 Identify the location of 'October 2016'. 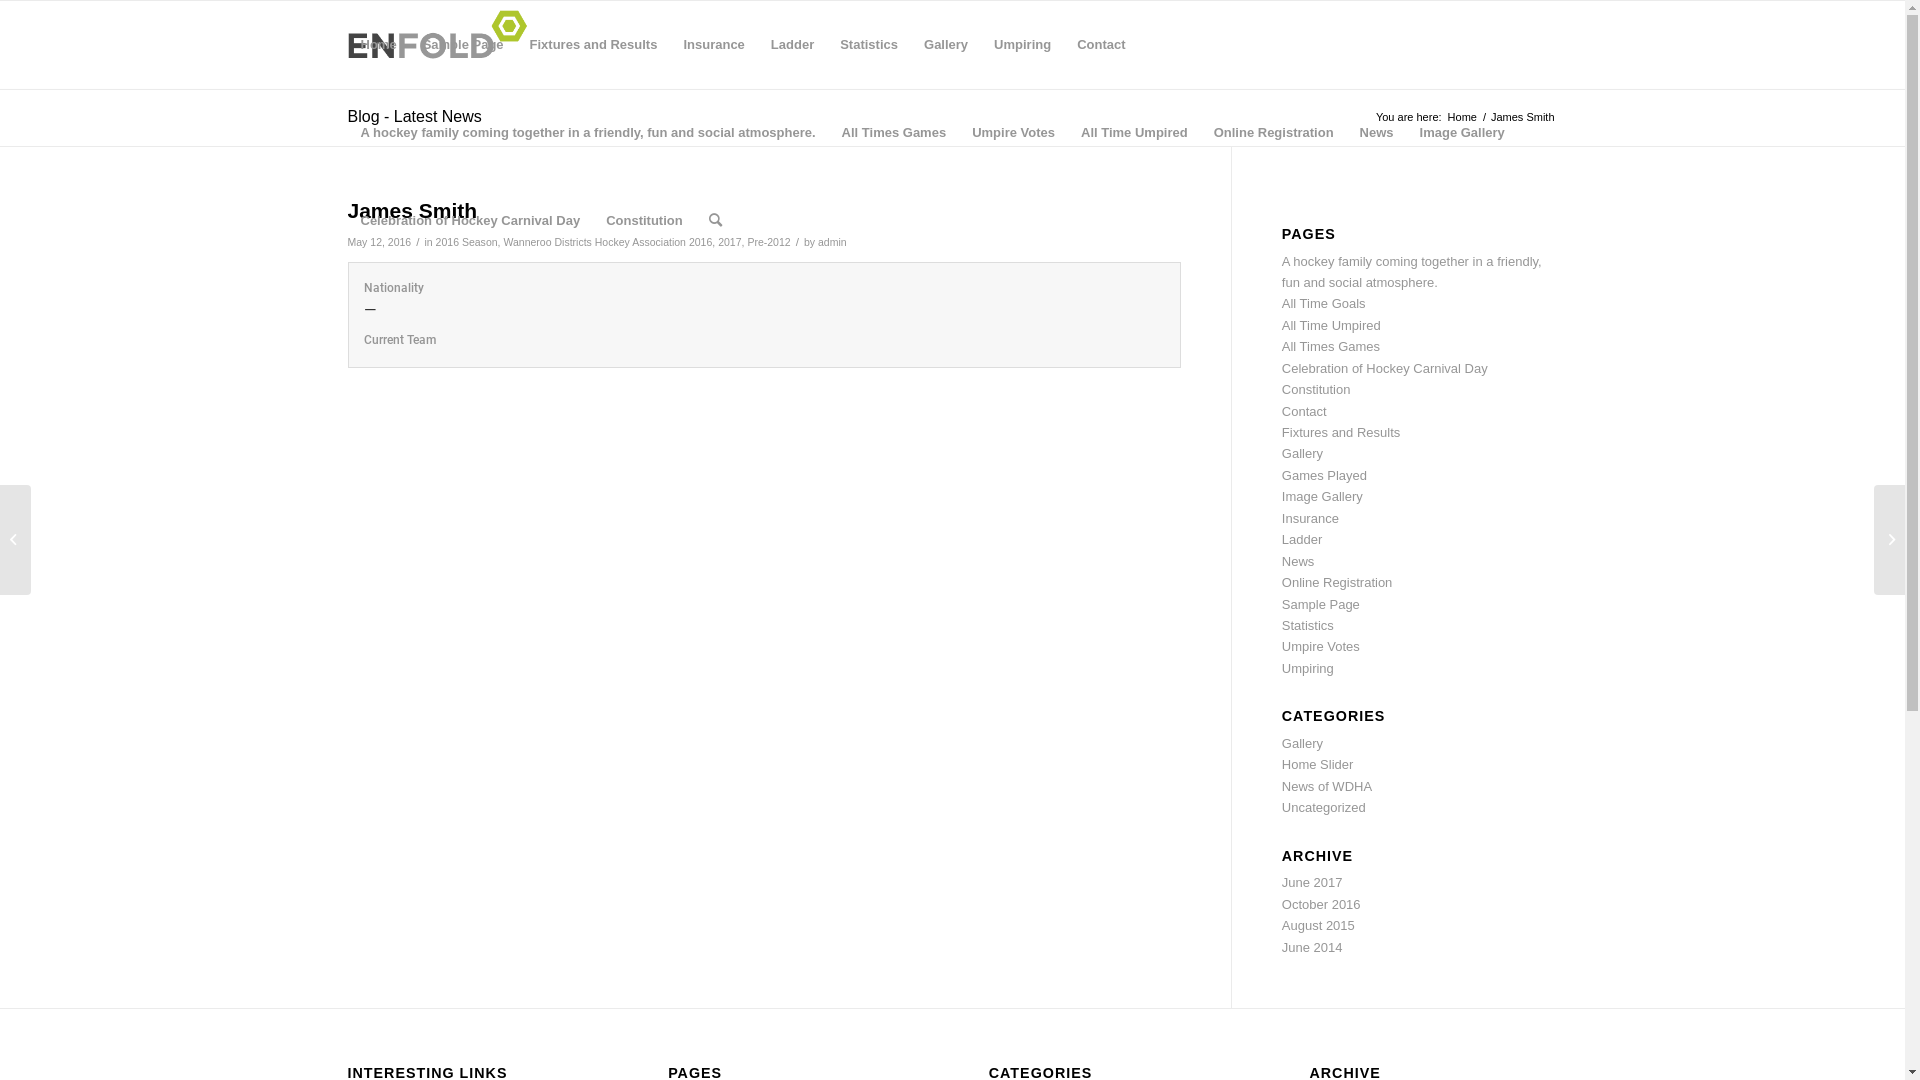
(1321, 904).